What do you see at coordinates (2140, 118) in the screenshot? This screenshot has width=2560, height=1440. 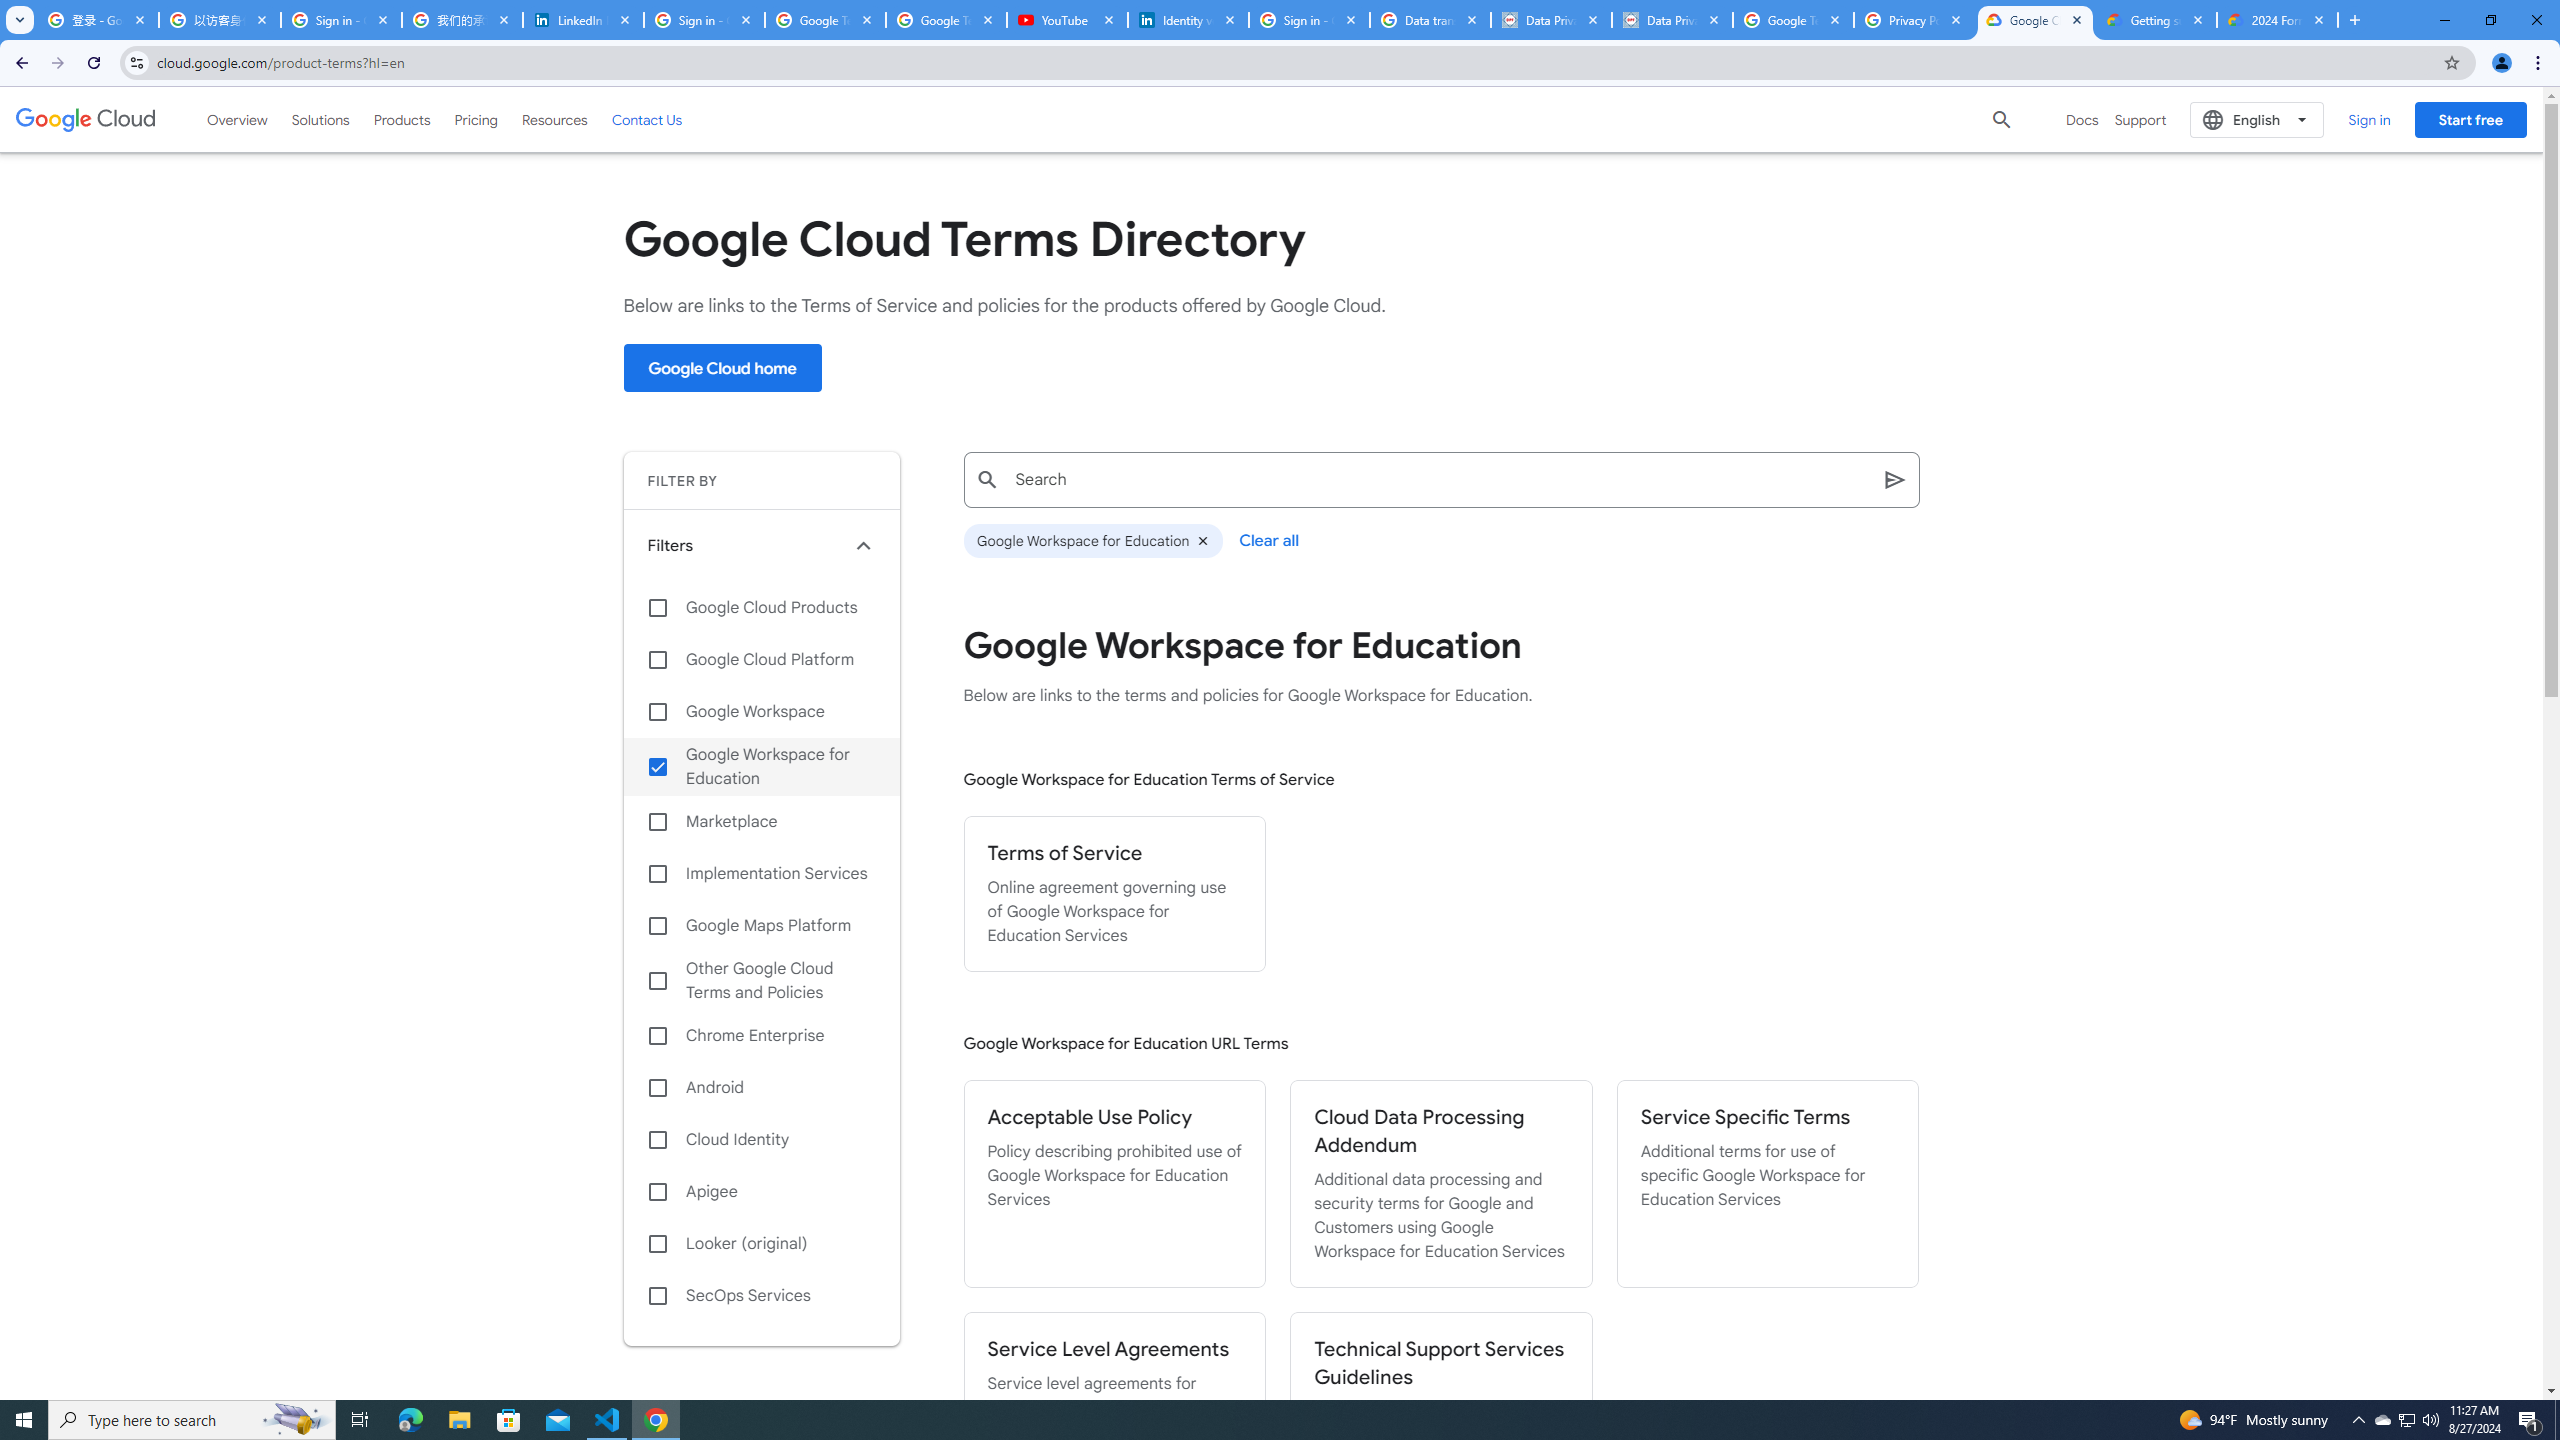 I see `'Support'` at bounding box center [2140, 118].